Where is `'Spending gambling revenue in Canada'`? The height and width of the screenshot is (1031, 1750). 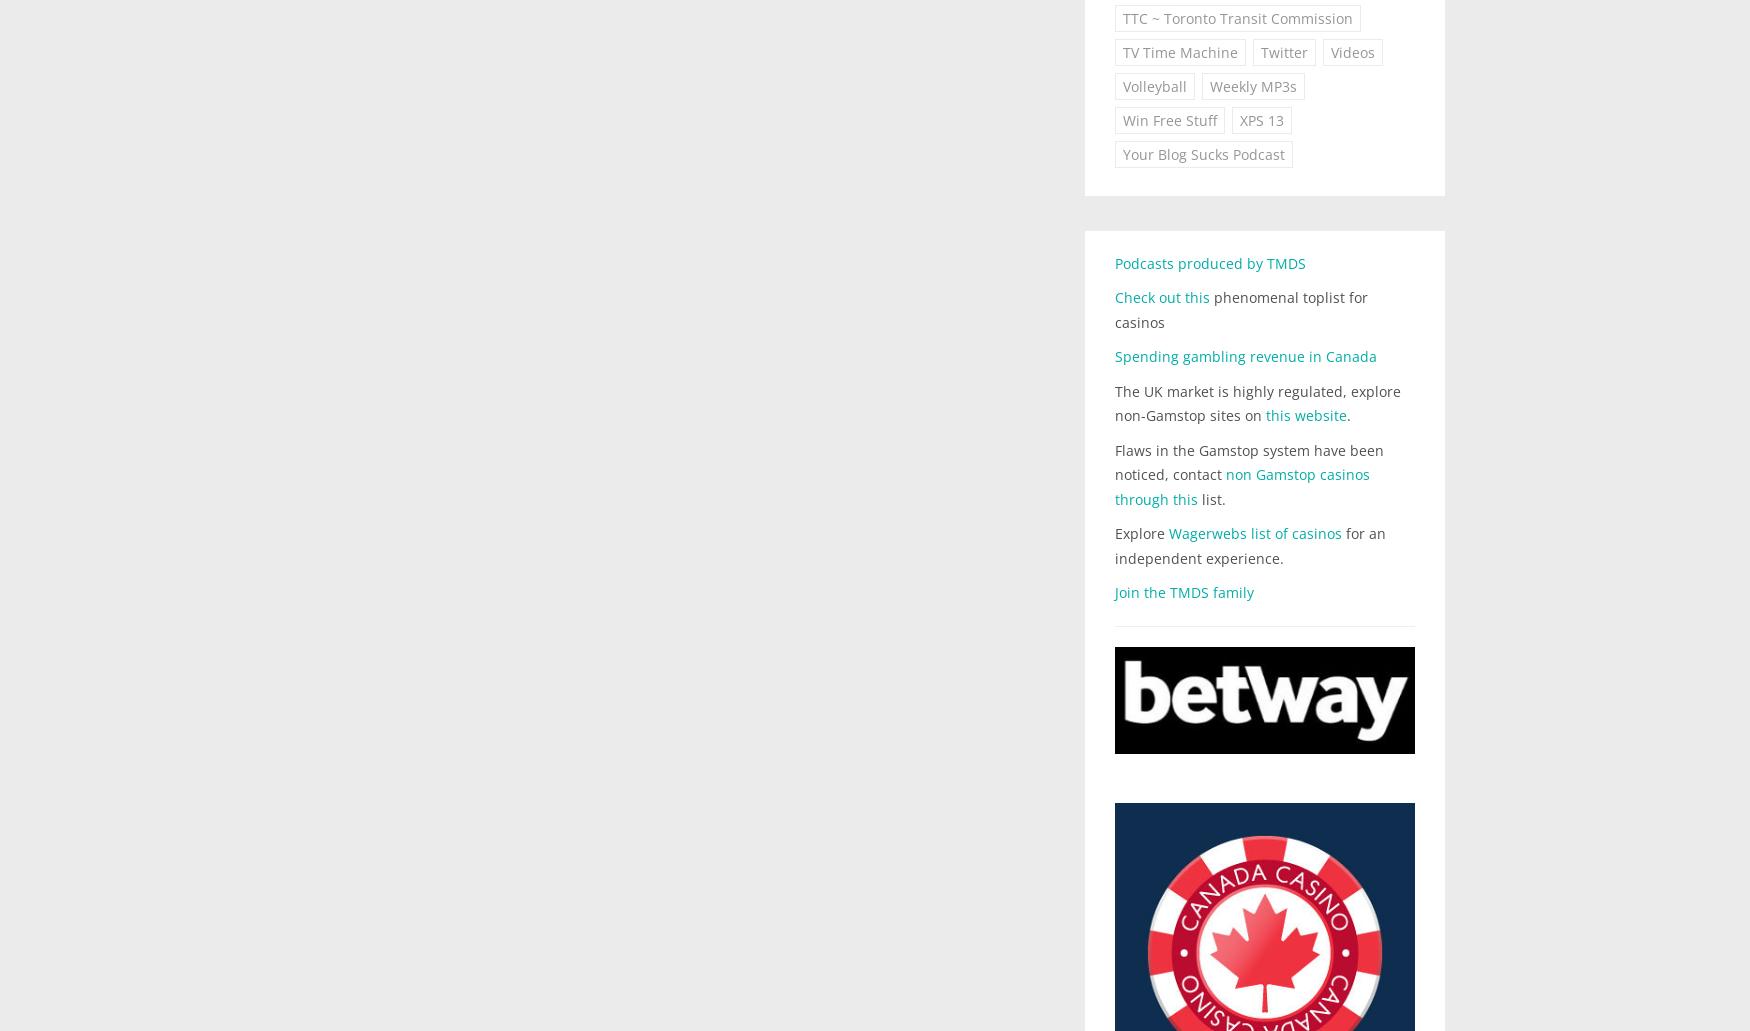
'Spending gambling revenue in Canada' is located at coordinates (1246, 355).